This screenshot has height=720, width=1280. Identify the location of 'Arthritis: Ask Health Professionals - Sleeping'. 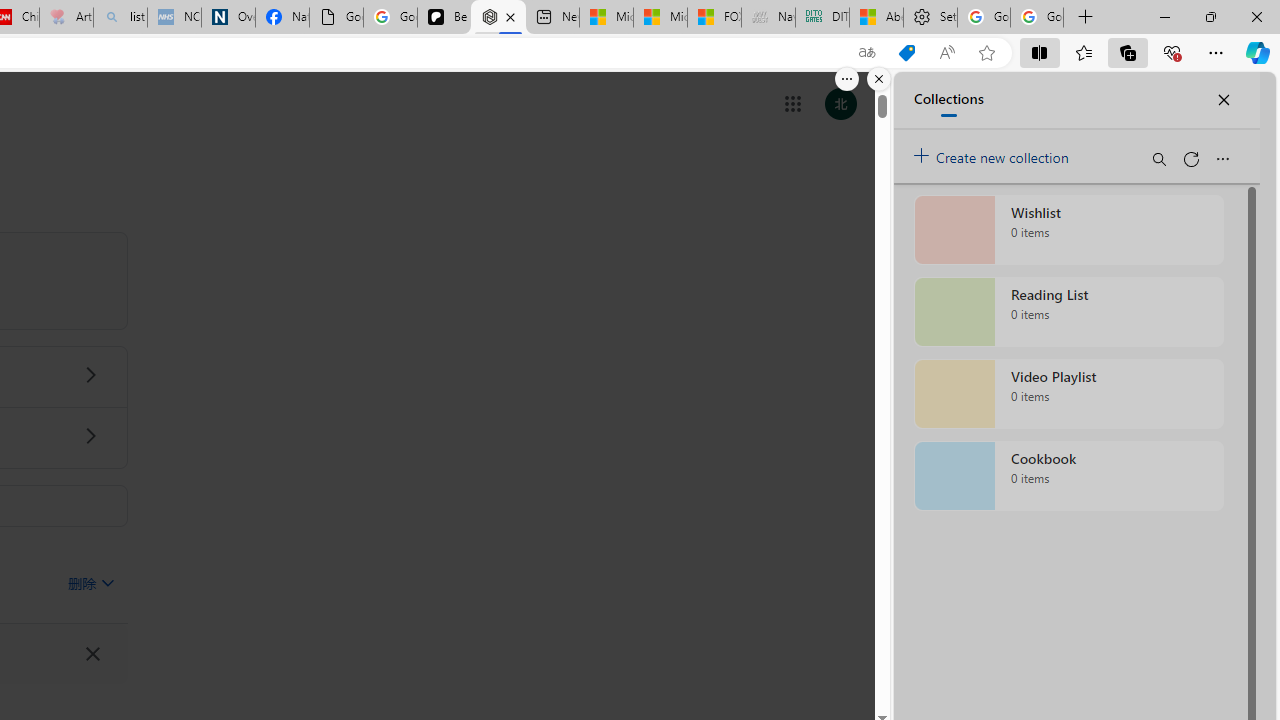
(66, 17).